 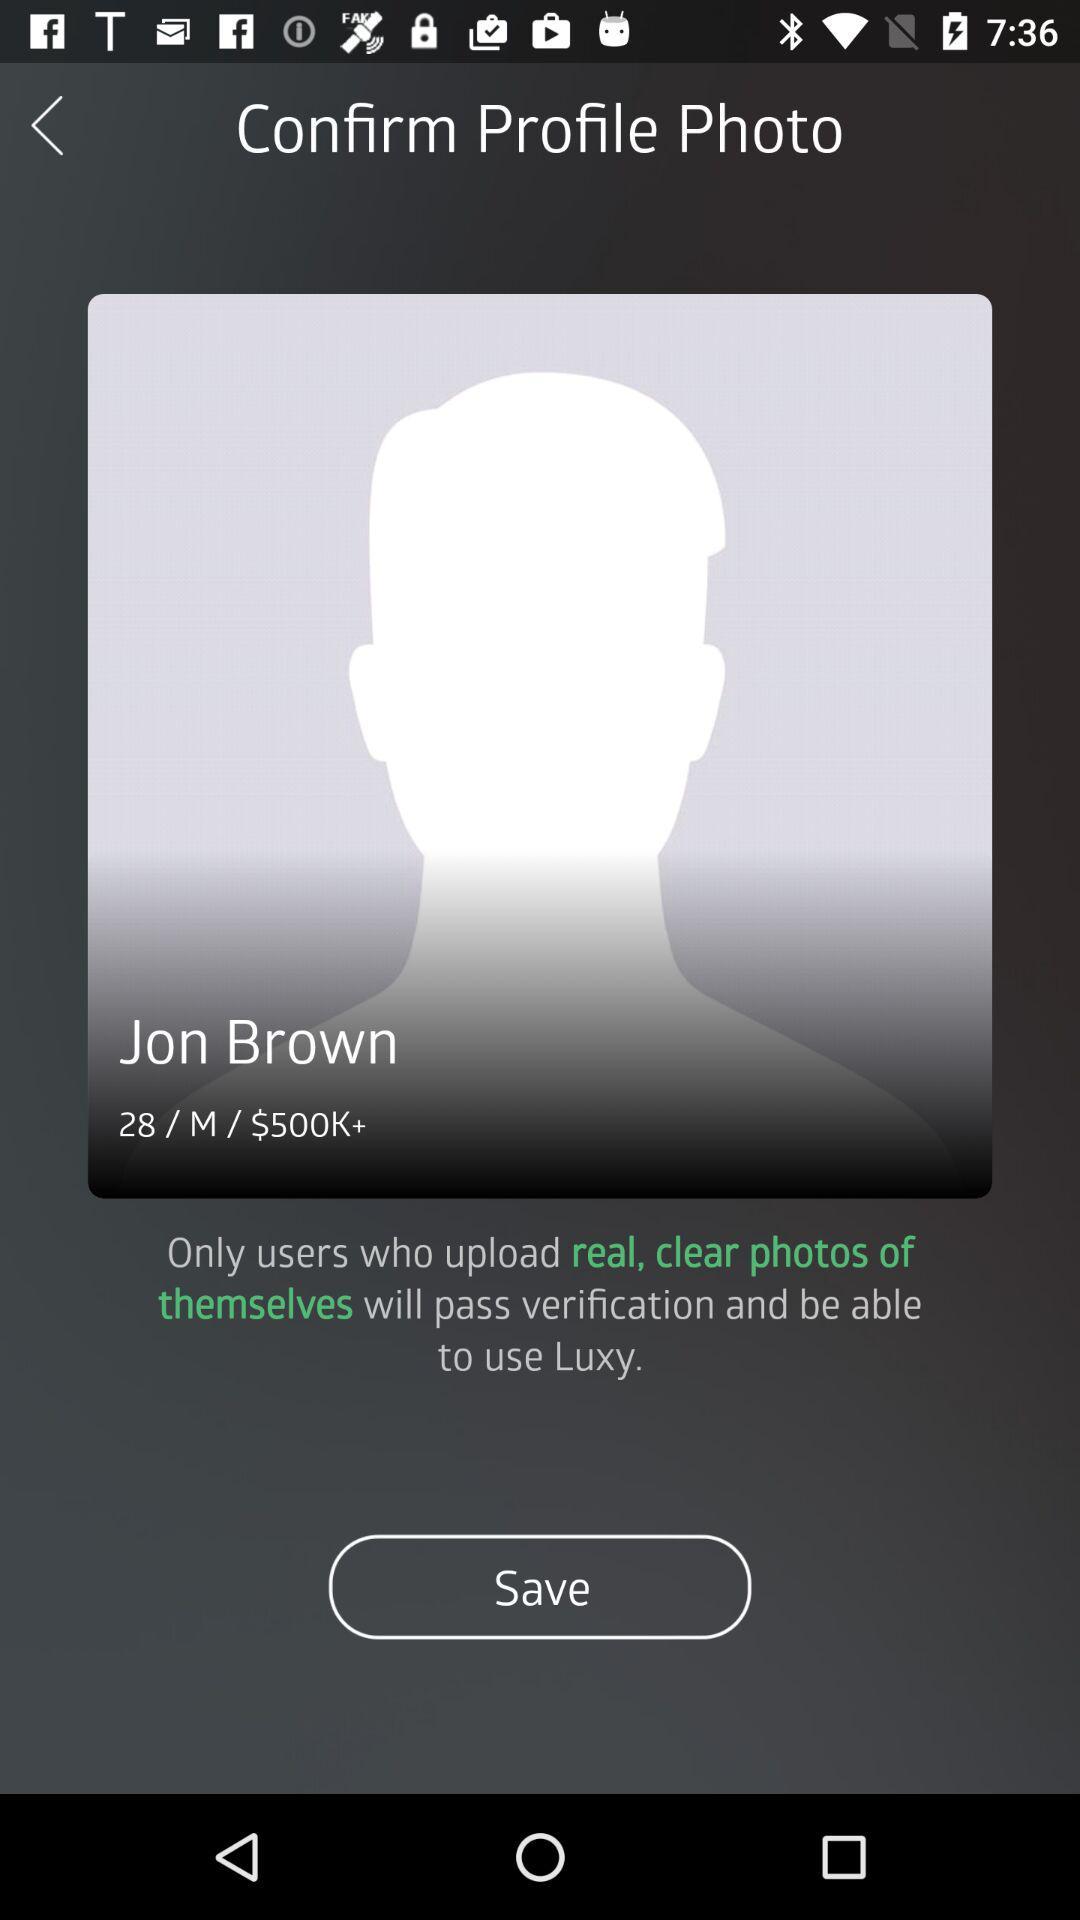 What do you see at coordinates (540, 1302) in the screenshot?
I see `only users who icon` at bounding box center [540, 1302].